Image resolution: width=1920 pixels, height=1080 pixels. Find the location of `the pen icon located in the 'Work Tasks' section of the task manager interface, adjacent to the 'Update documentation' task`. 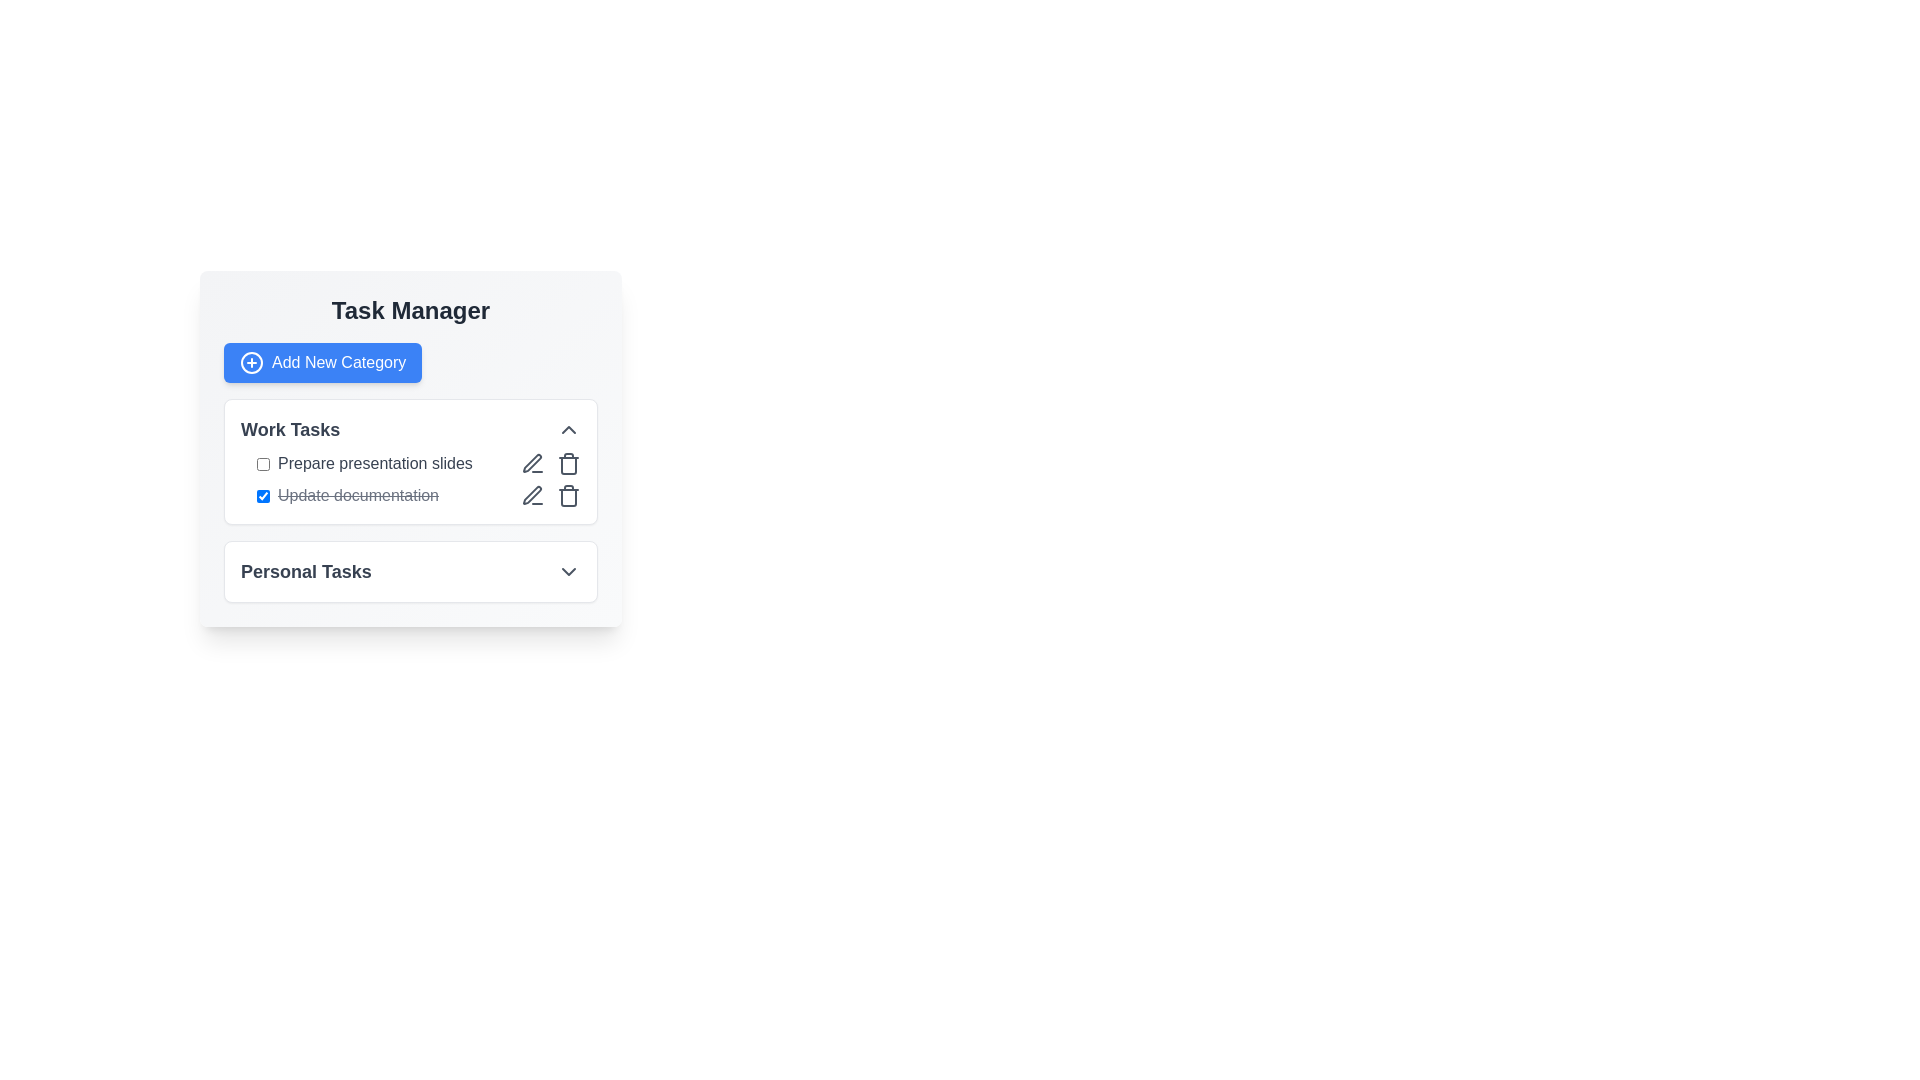

the pen icon located in the 'Work Tasks' section of the task manager interface, adjacent to the 'Update documentation' task is located at coordinates (532, 463).